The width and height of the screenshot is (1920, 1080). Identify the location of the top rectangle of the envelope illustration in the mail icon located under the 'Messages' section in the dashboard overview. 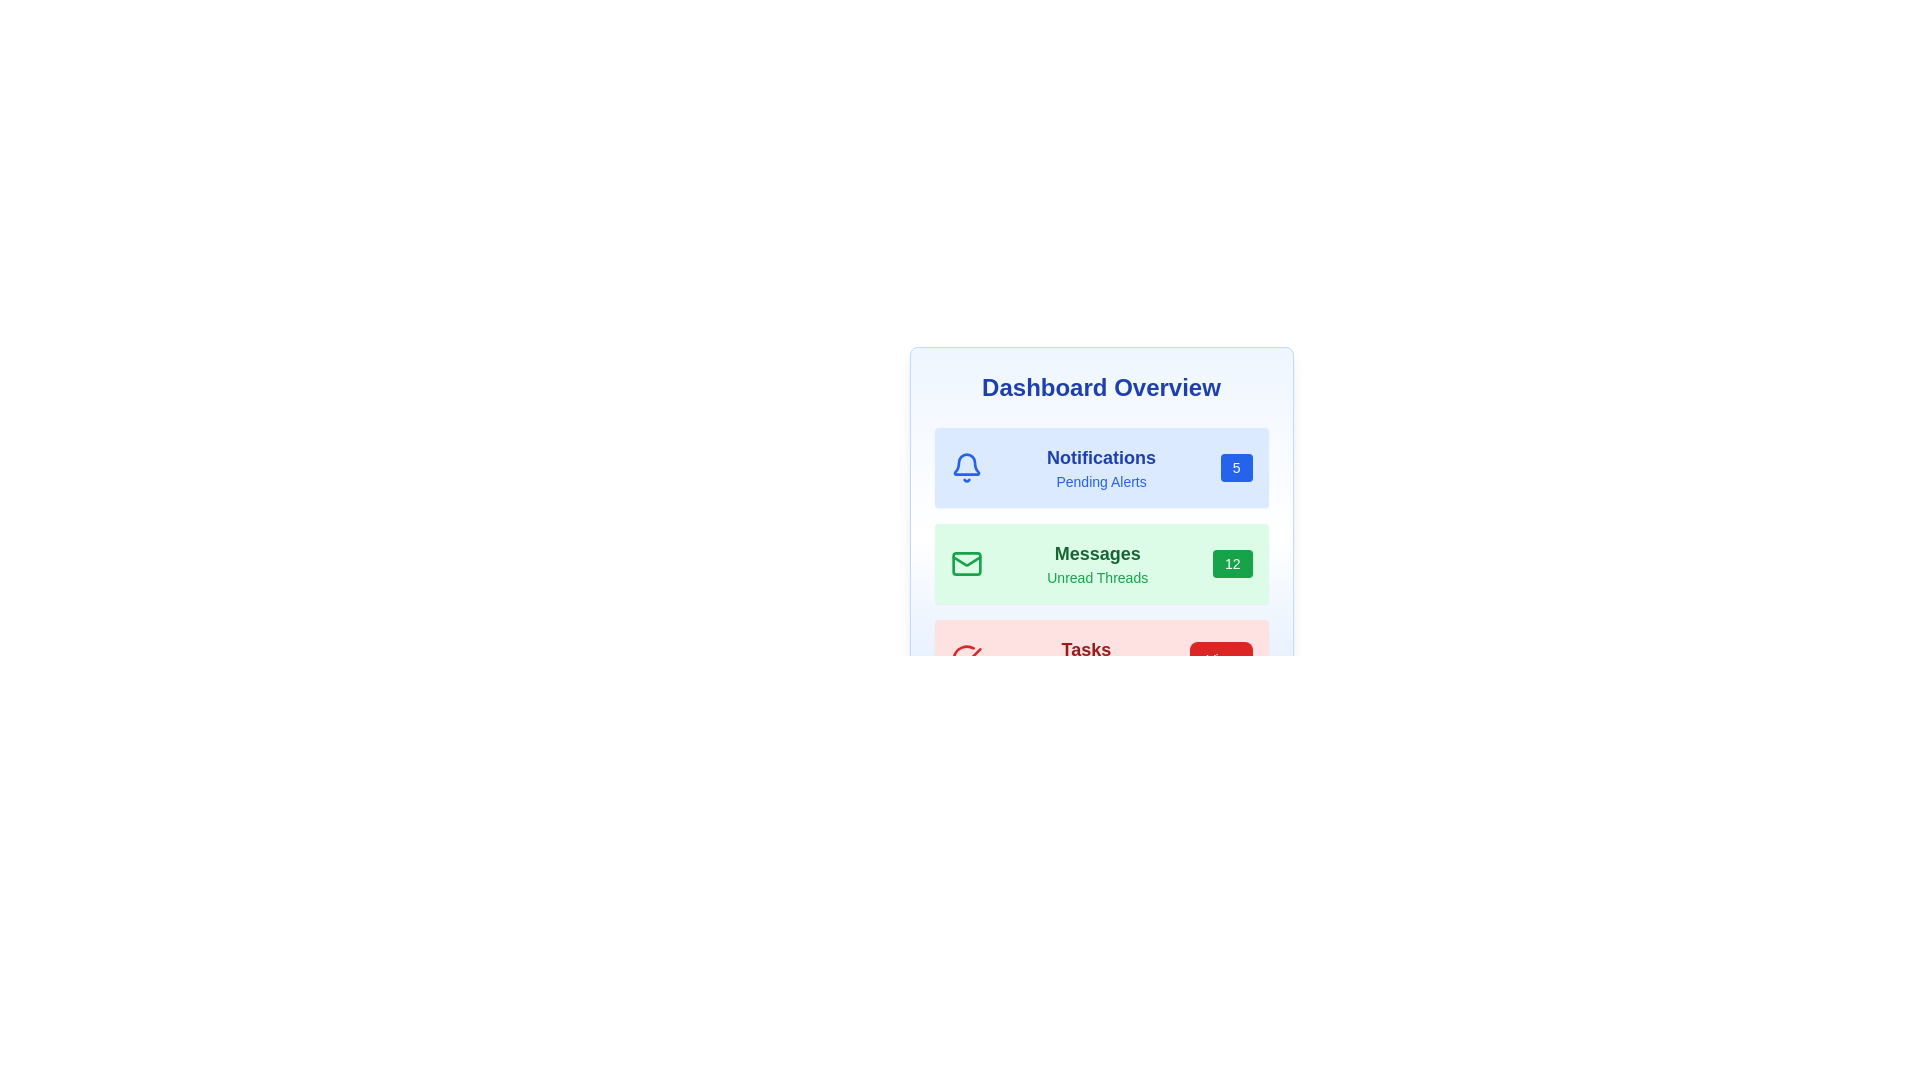
(966, 563).